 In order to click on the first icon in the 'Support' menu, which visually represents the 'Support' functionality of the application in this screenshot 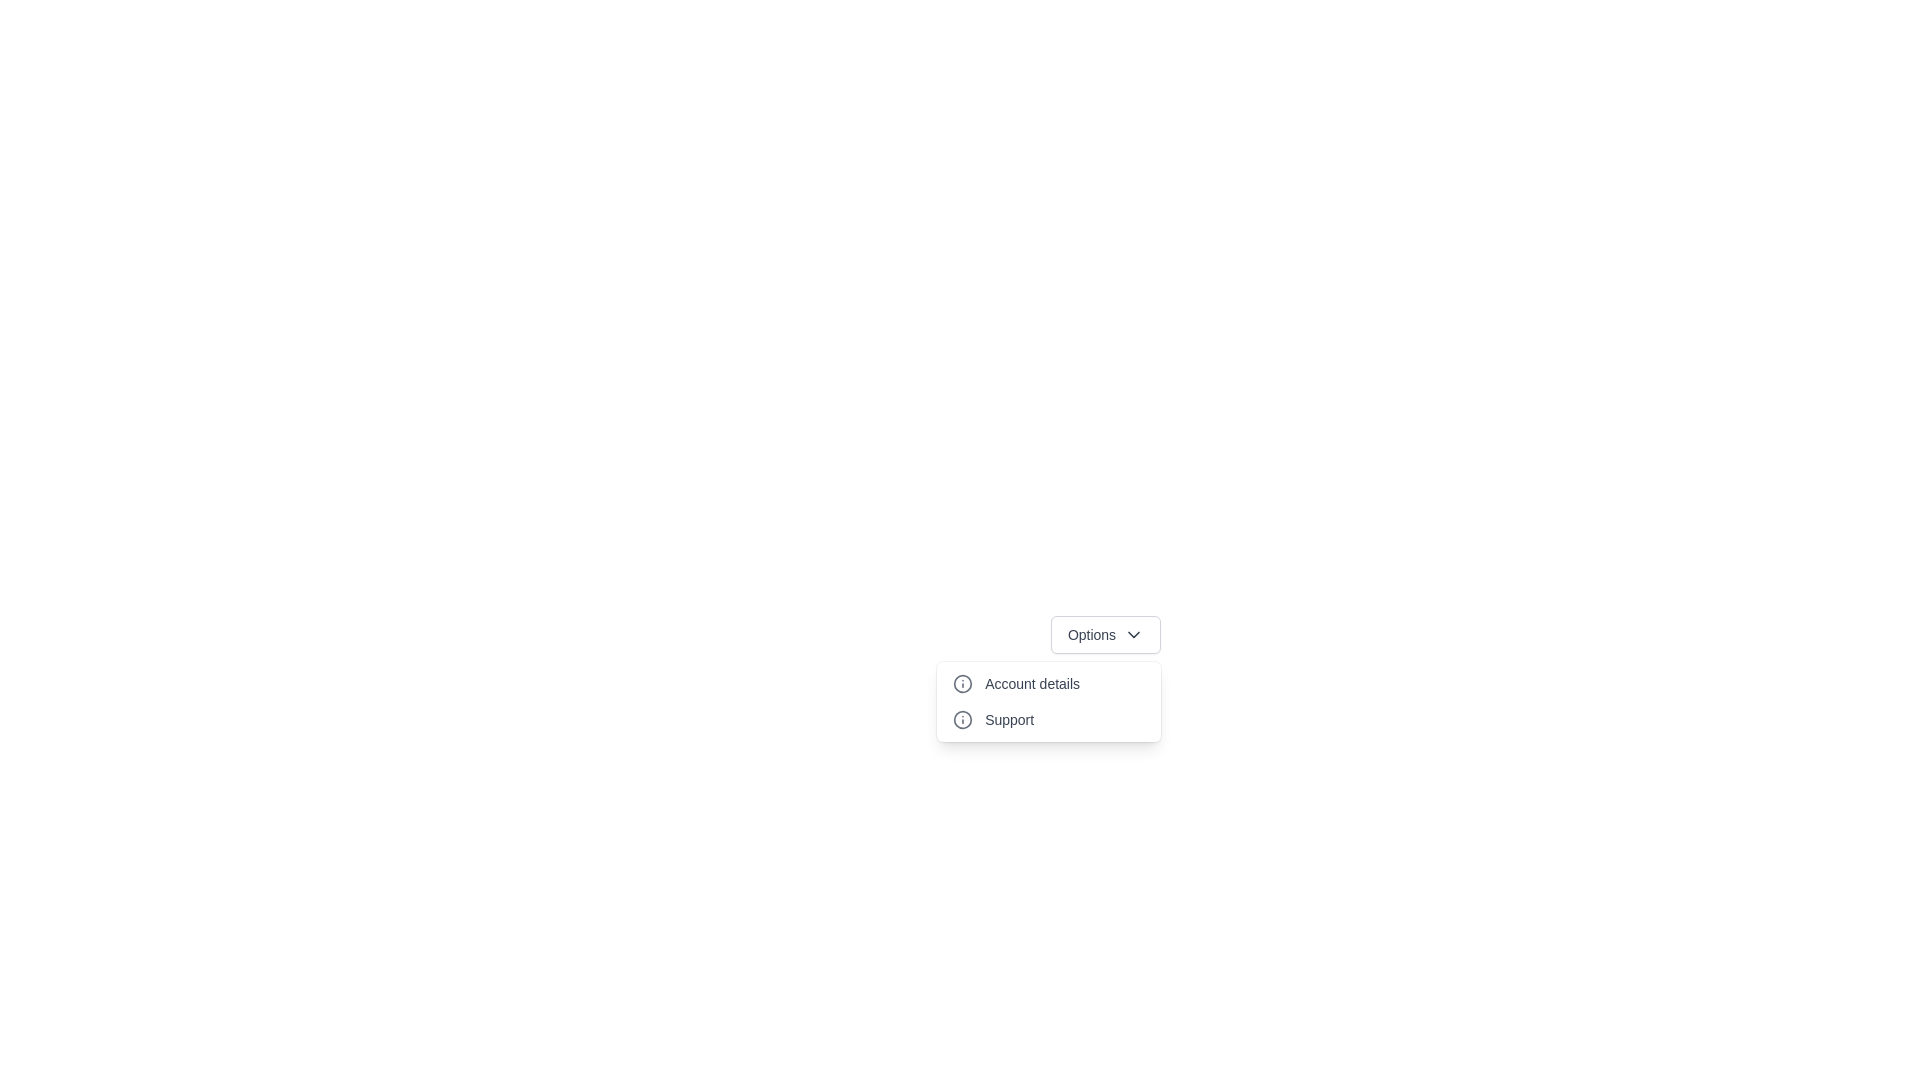, I will do `click(963, 720)`.